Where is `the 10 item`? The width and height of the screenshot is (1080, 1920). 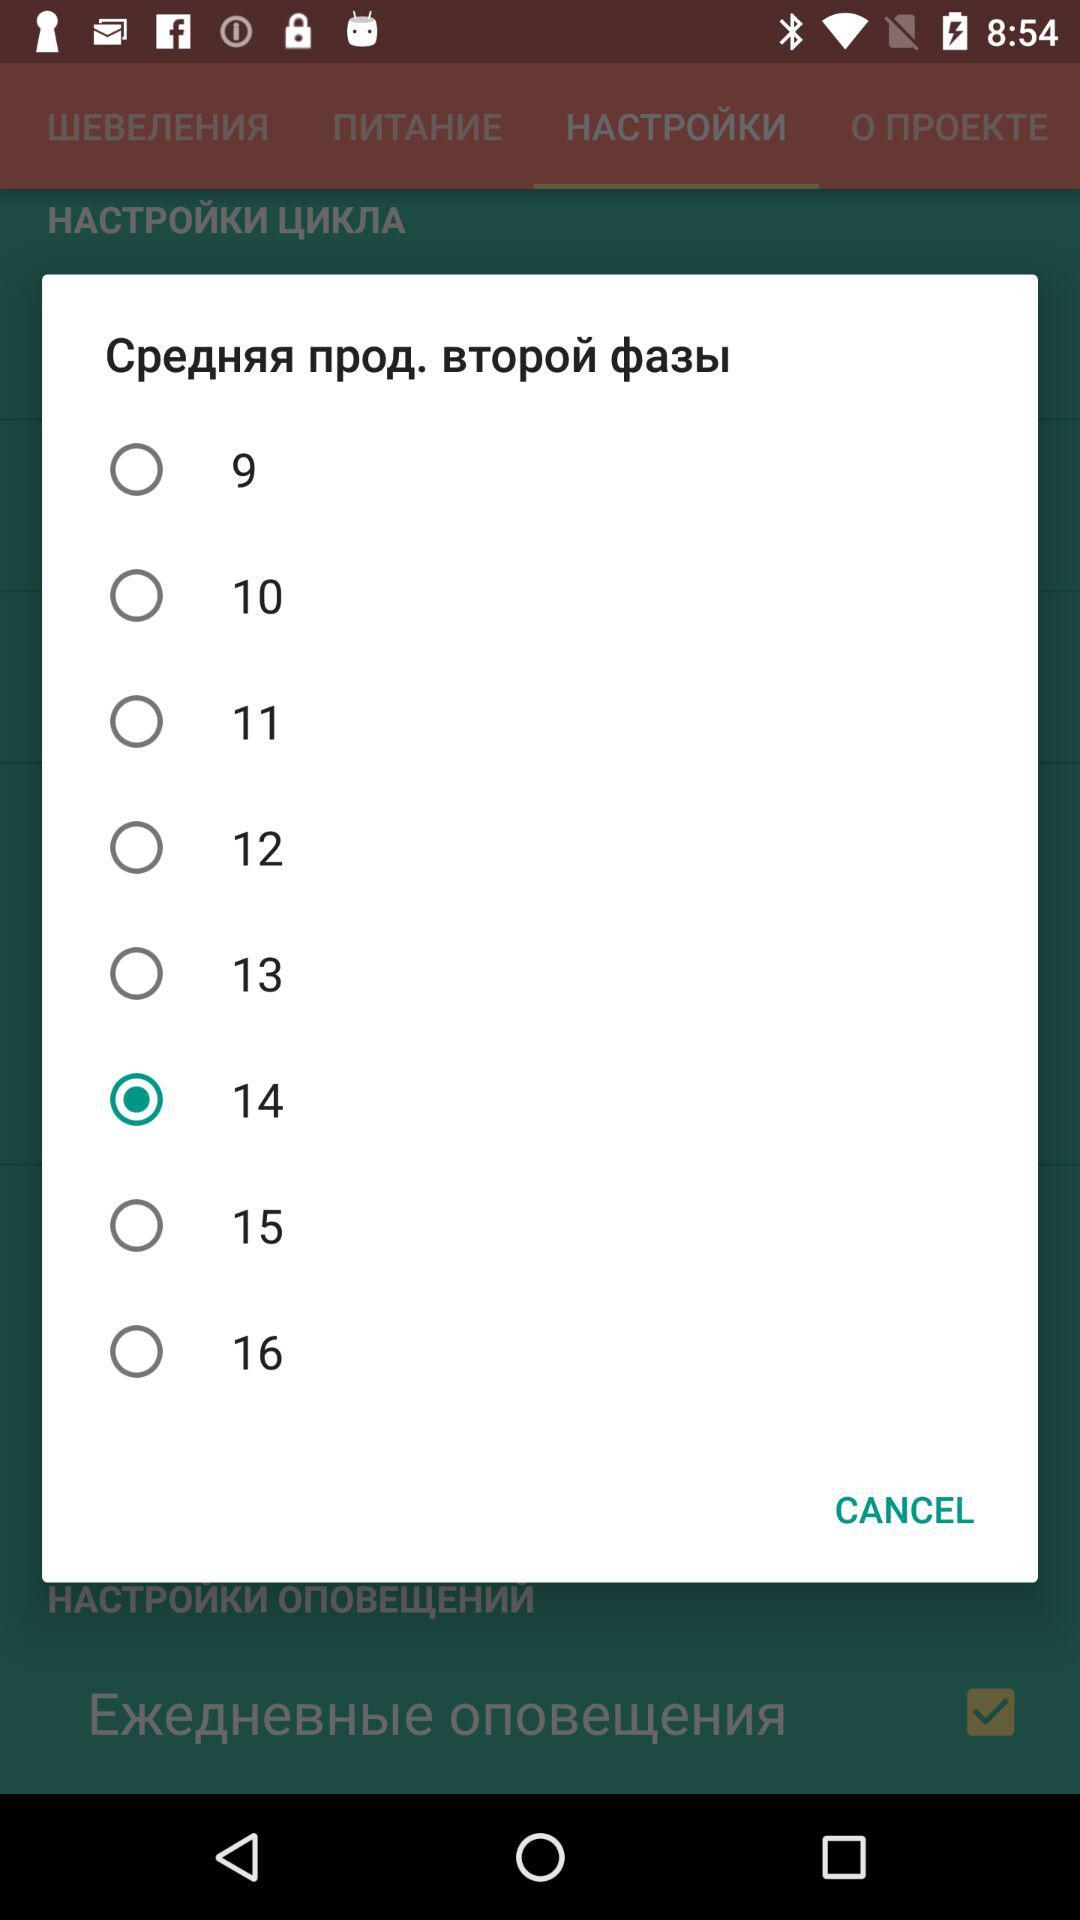 the 10 item is located at coordinates (540, 594).